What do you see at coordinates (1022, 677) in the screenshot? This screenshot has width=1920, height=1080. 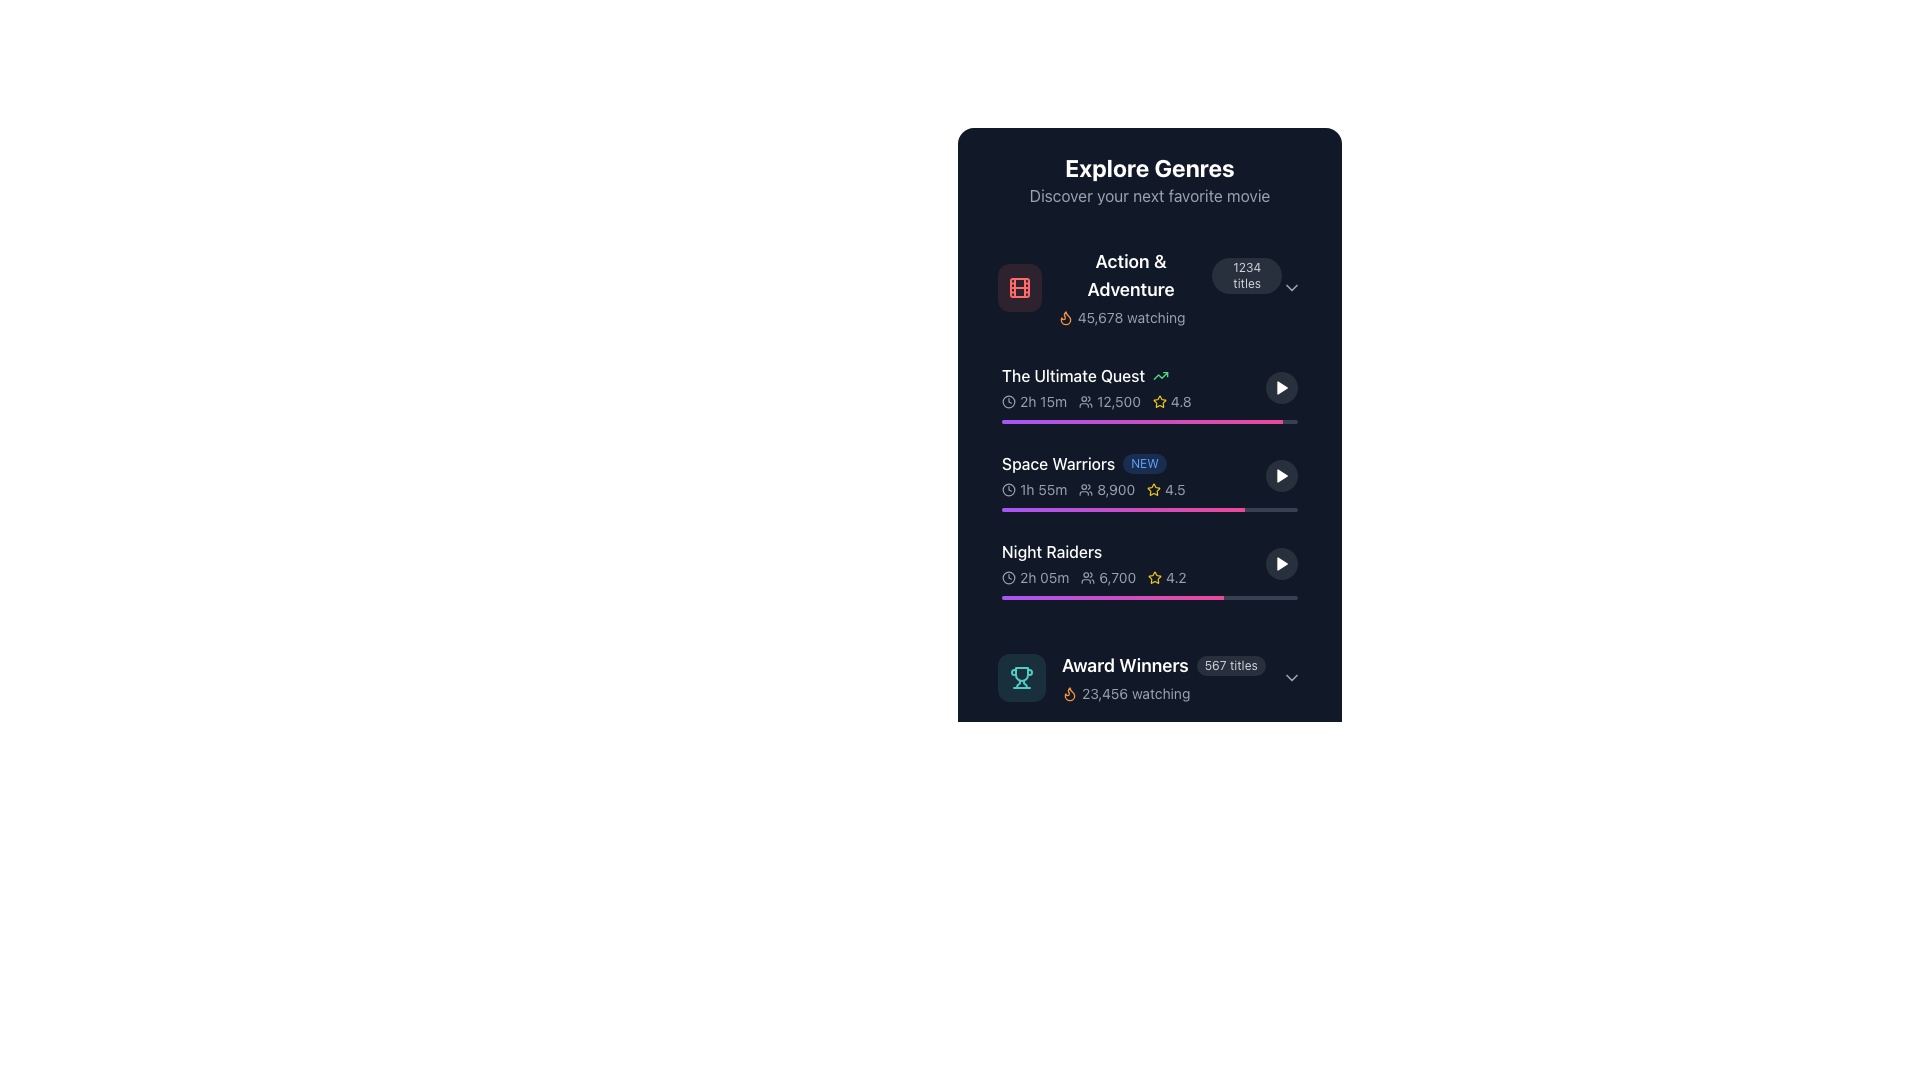 I see `the award-winning category icon, which is located inside a rounded square at the bottom of the listed items, aligned with the 'Award Winners' text` at bounding box center [1022, 677].